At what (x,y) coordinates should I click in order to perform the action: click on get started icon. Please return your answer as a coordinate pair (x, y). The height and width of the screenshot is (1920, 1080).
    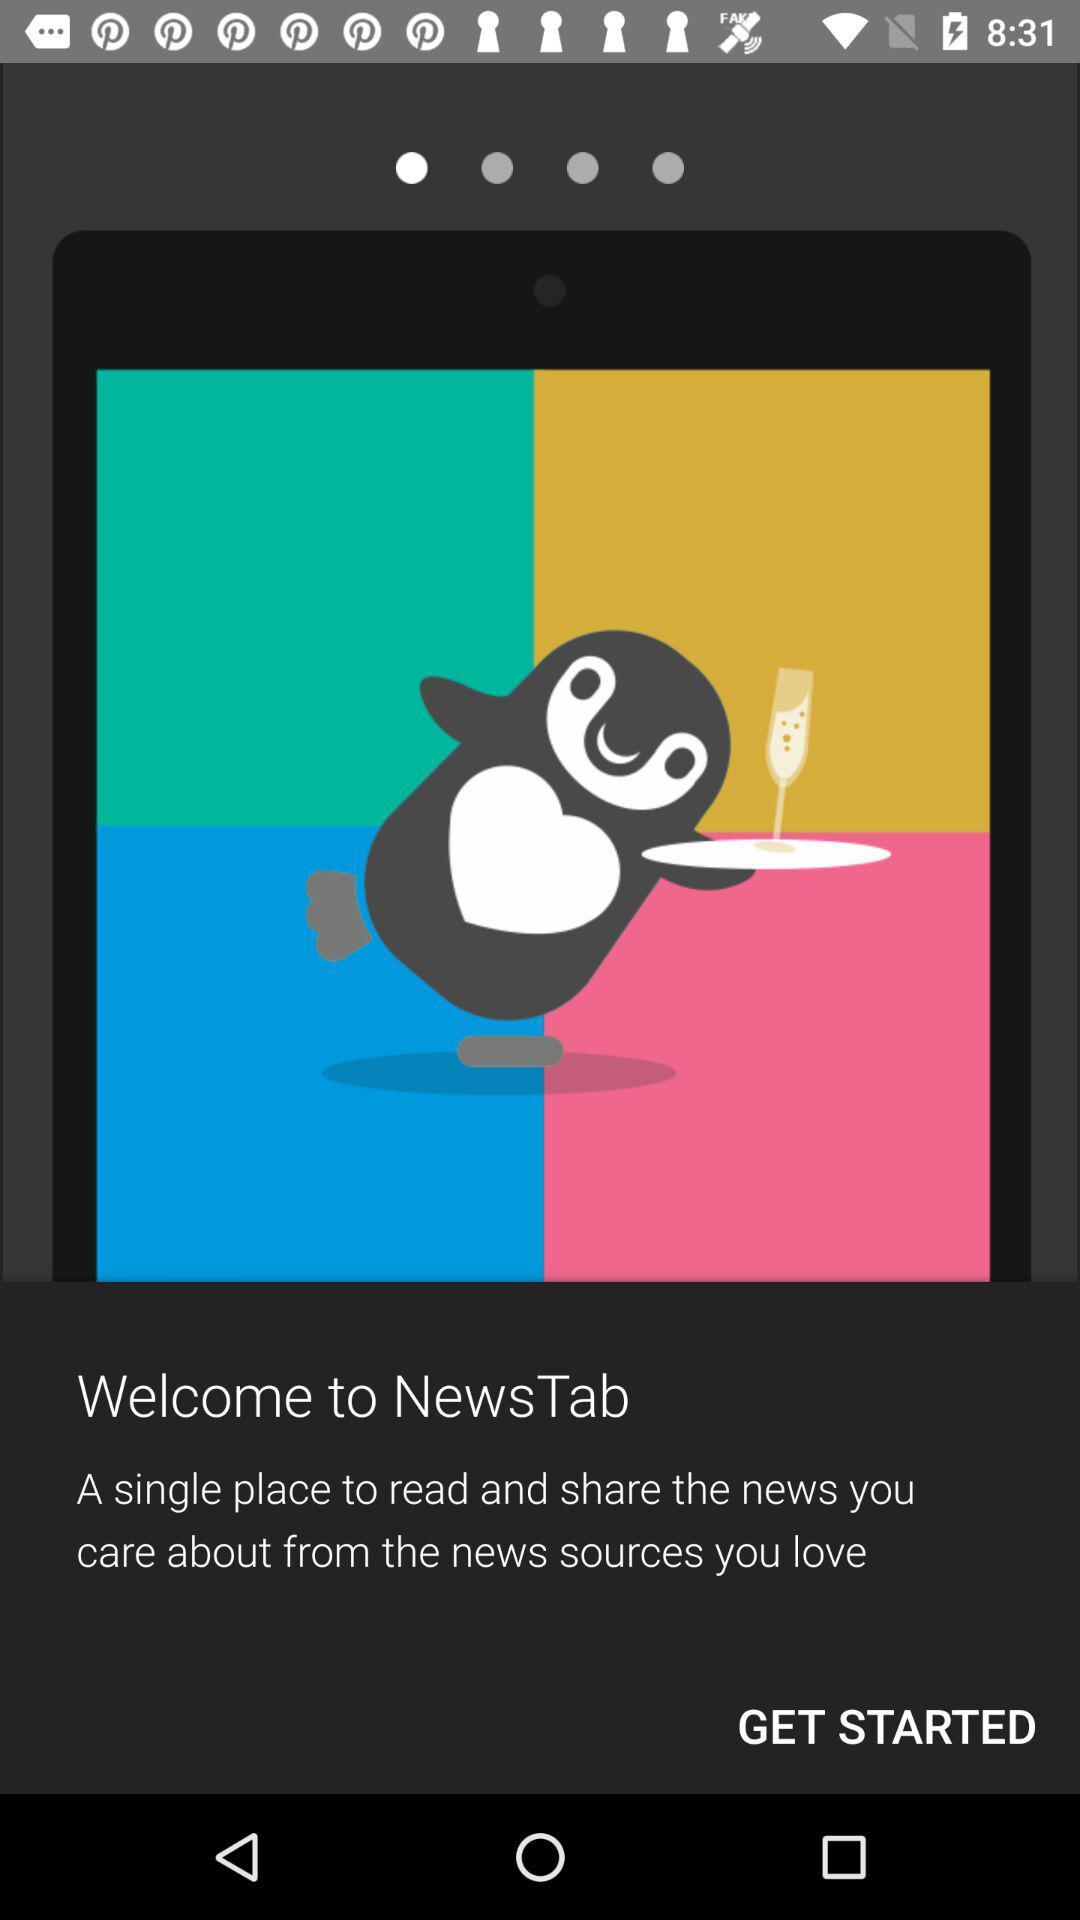
    Looking at the image, I should click on (886, 1724).